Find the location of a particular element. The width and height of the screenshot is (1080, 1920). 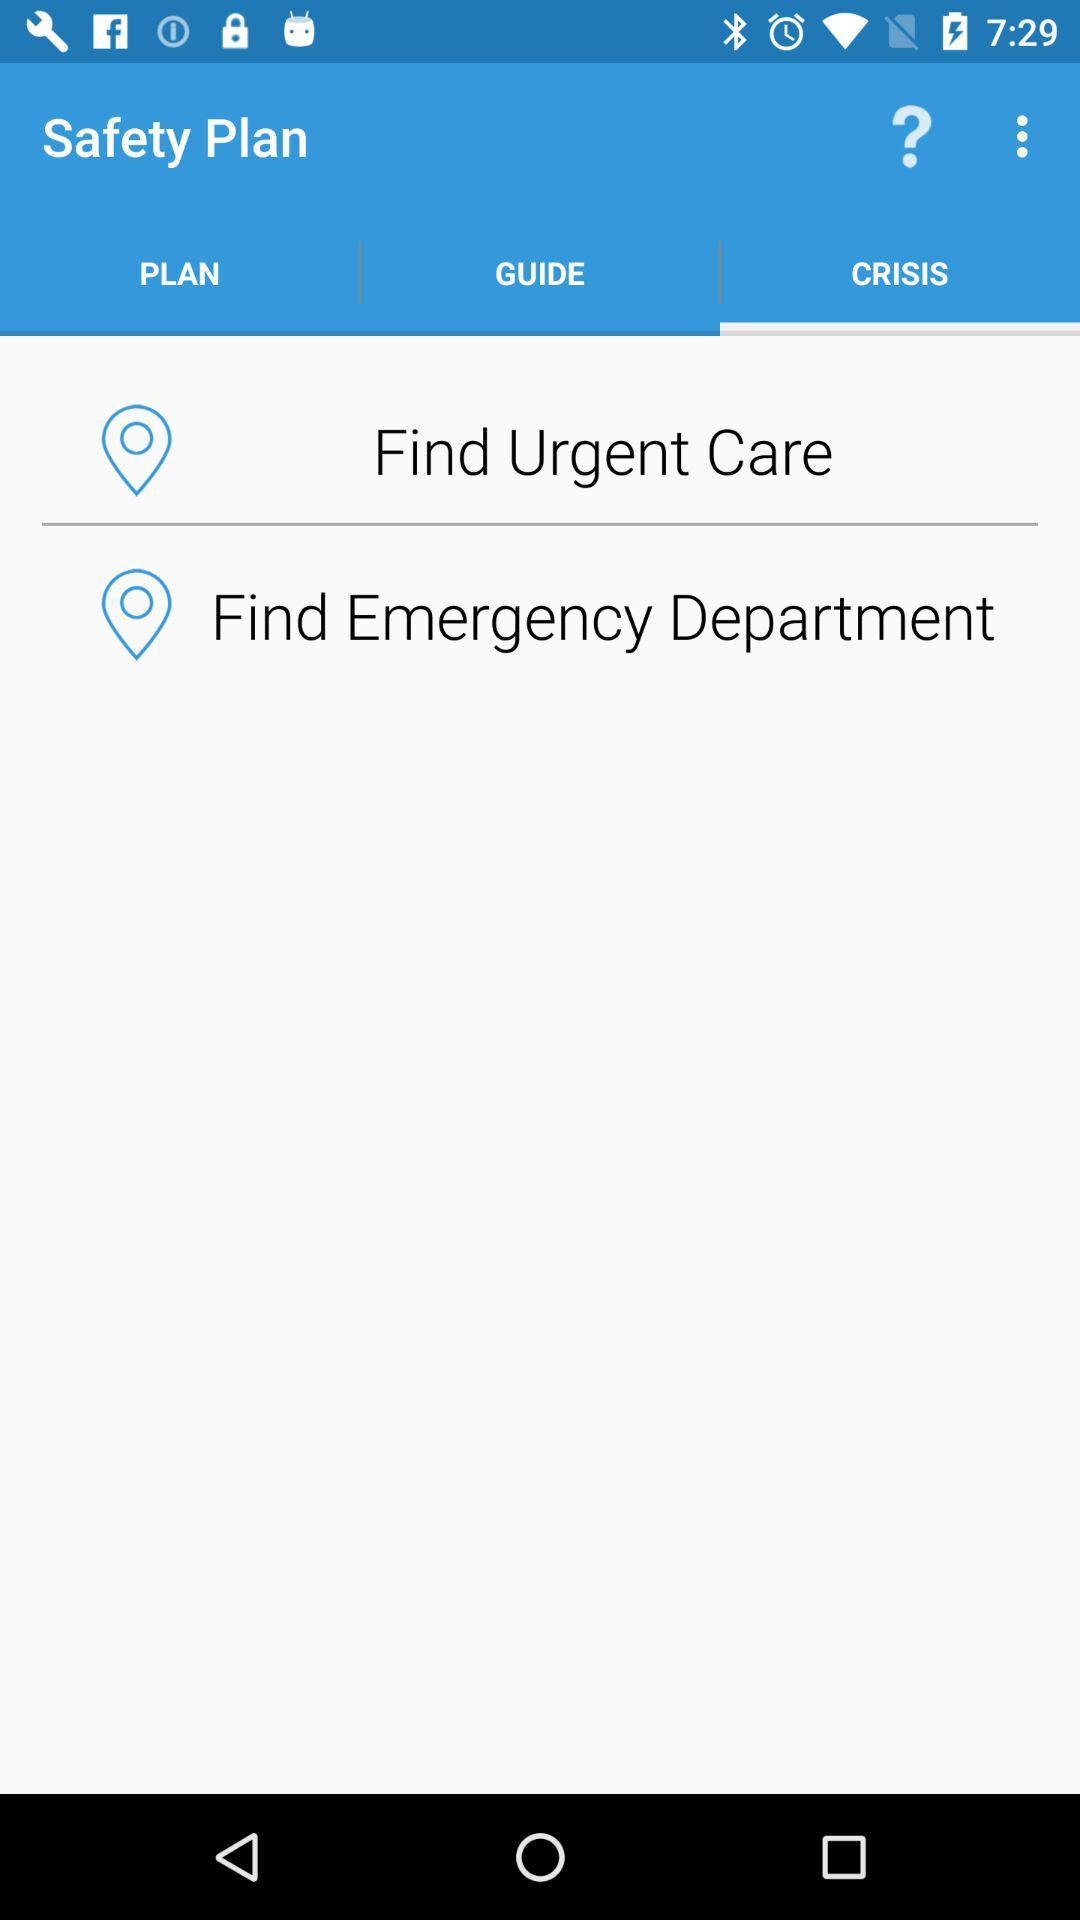

crisis icon is located at coordinates (898, 272).